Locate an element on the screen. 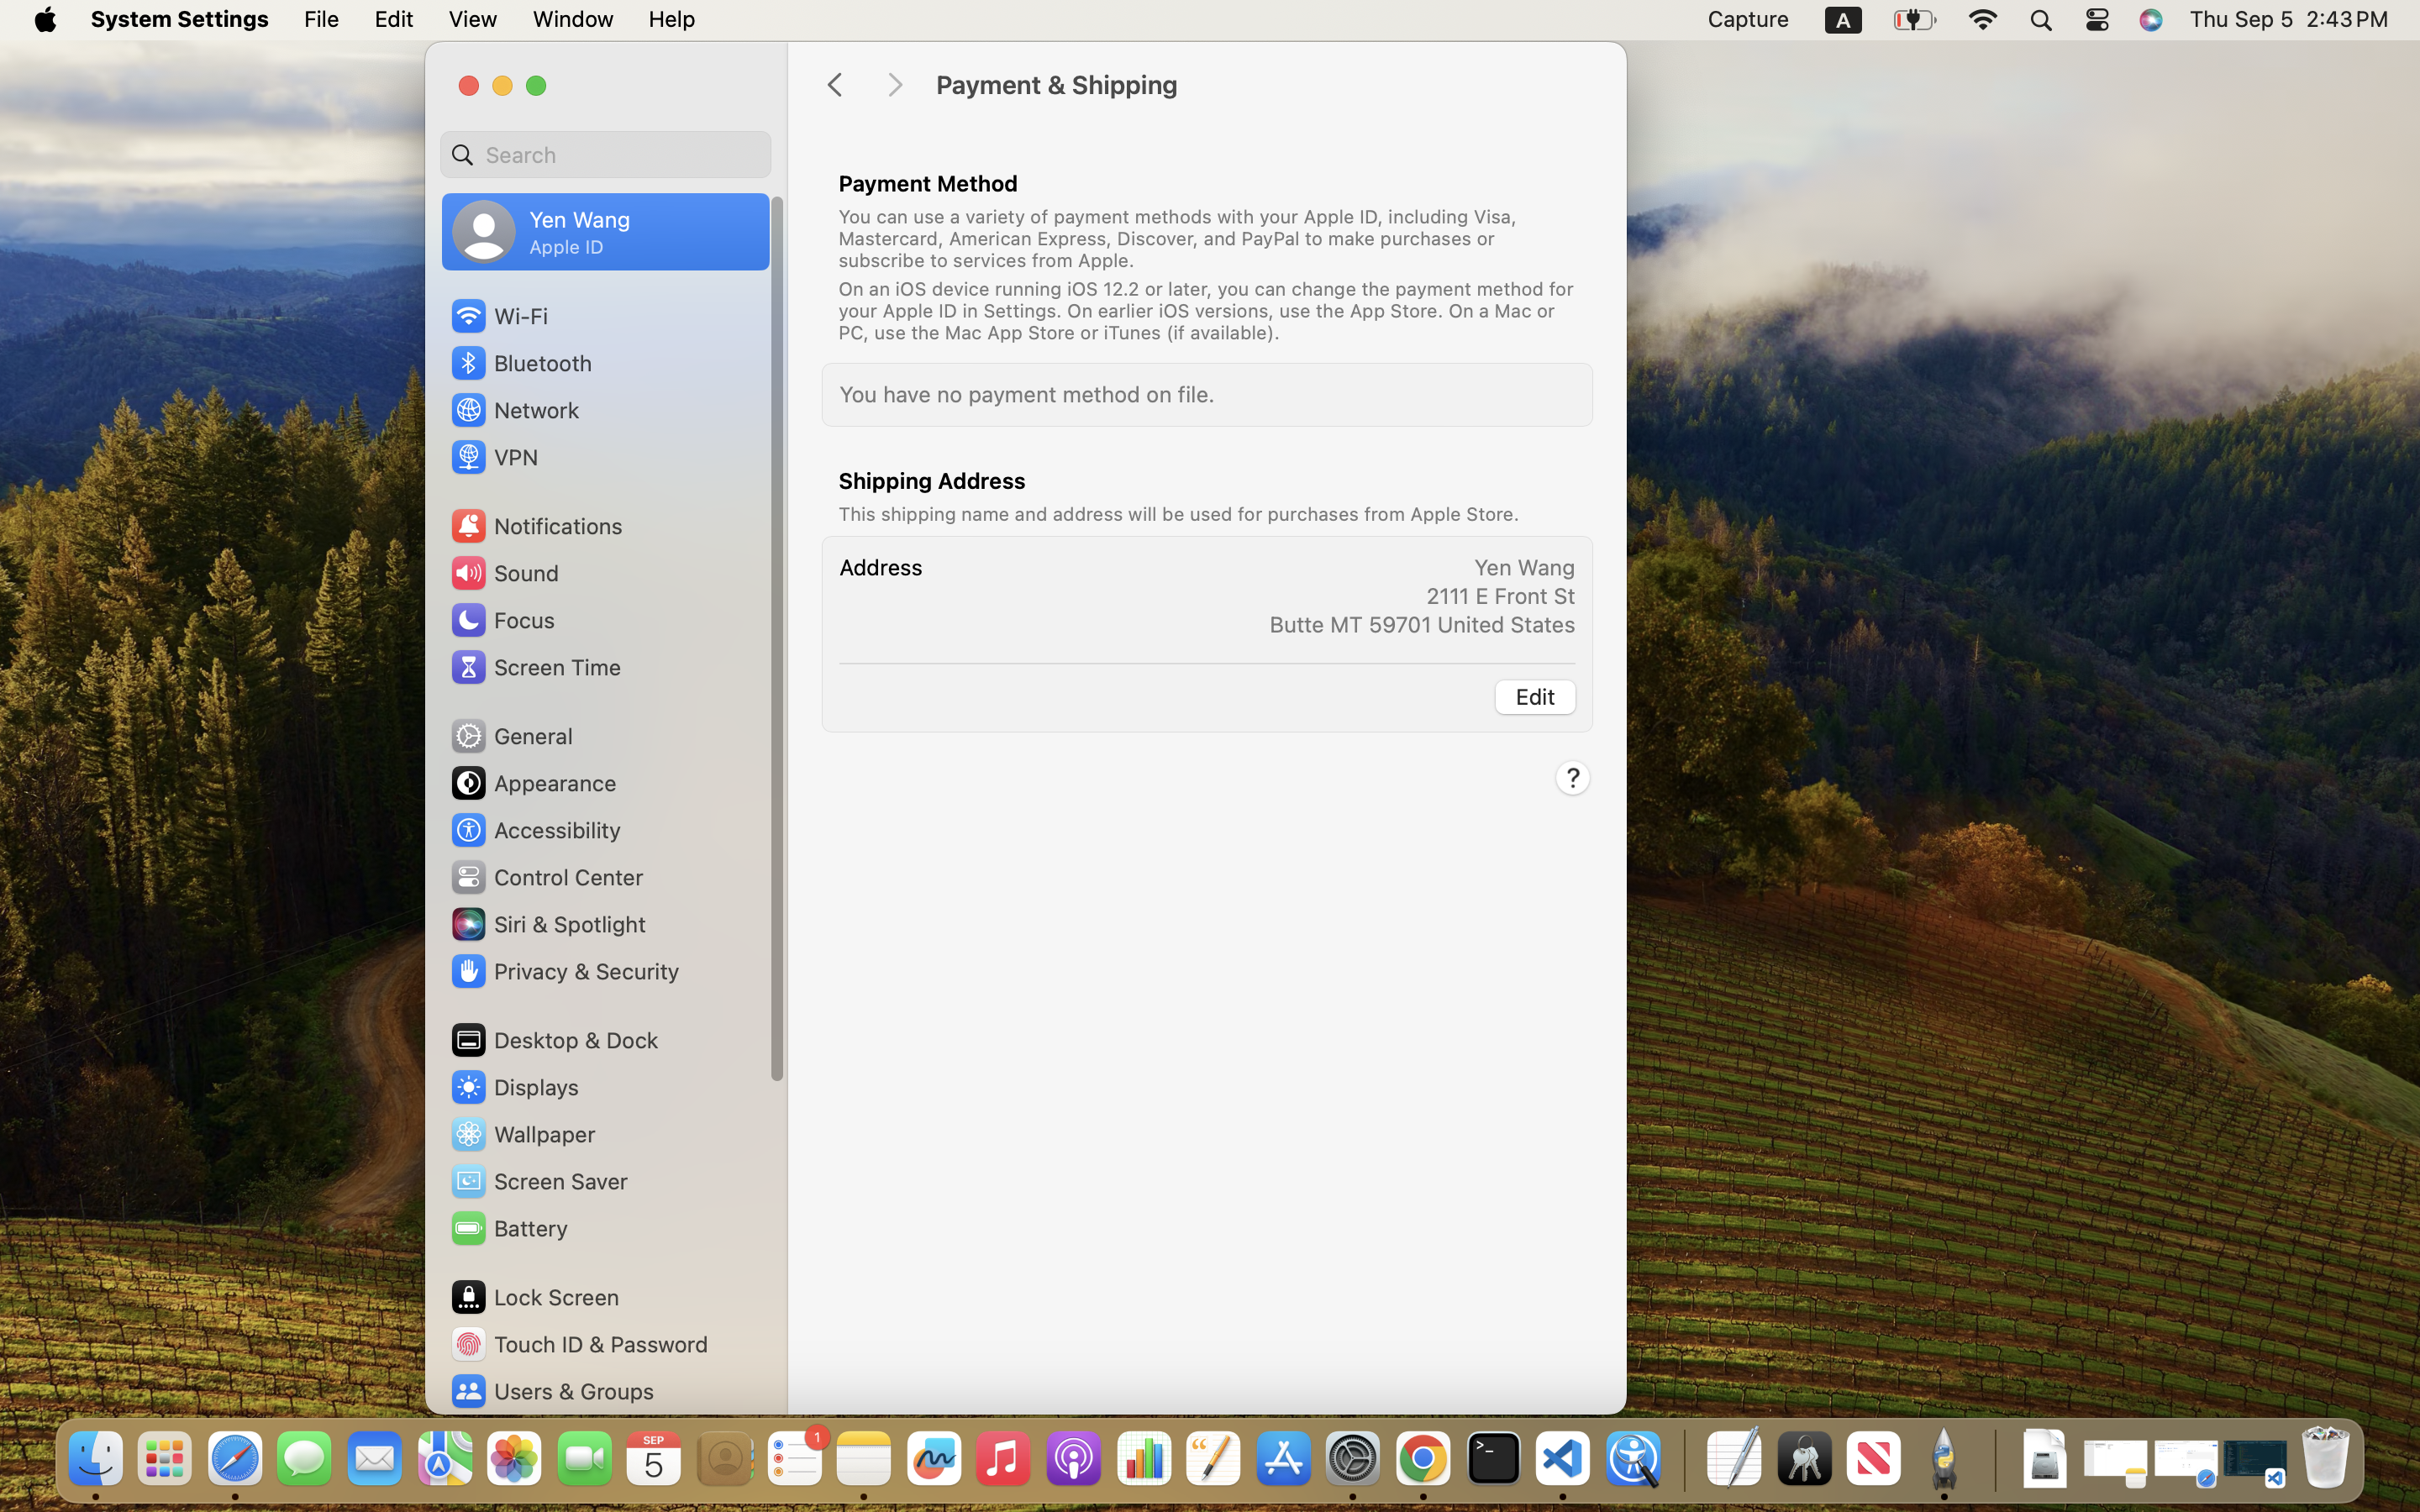  'Address' is located at coordinates (881, 566).